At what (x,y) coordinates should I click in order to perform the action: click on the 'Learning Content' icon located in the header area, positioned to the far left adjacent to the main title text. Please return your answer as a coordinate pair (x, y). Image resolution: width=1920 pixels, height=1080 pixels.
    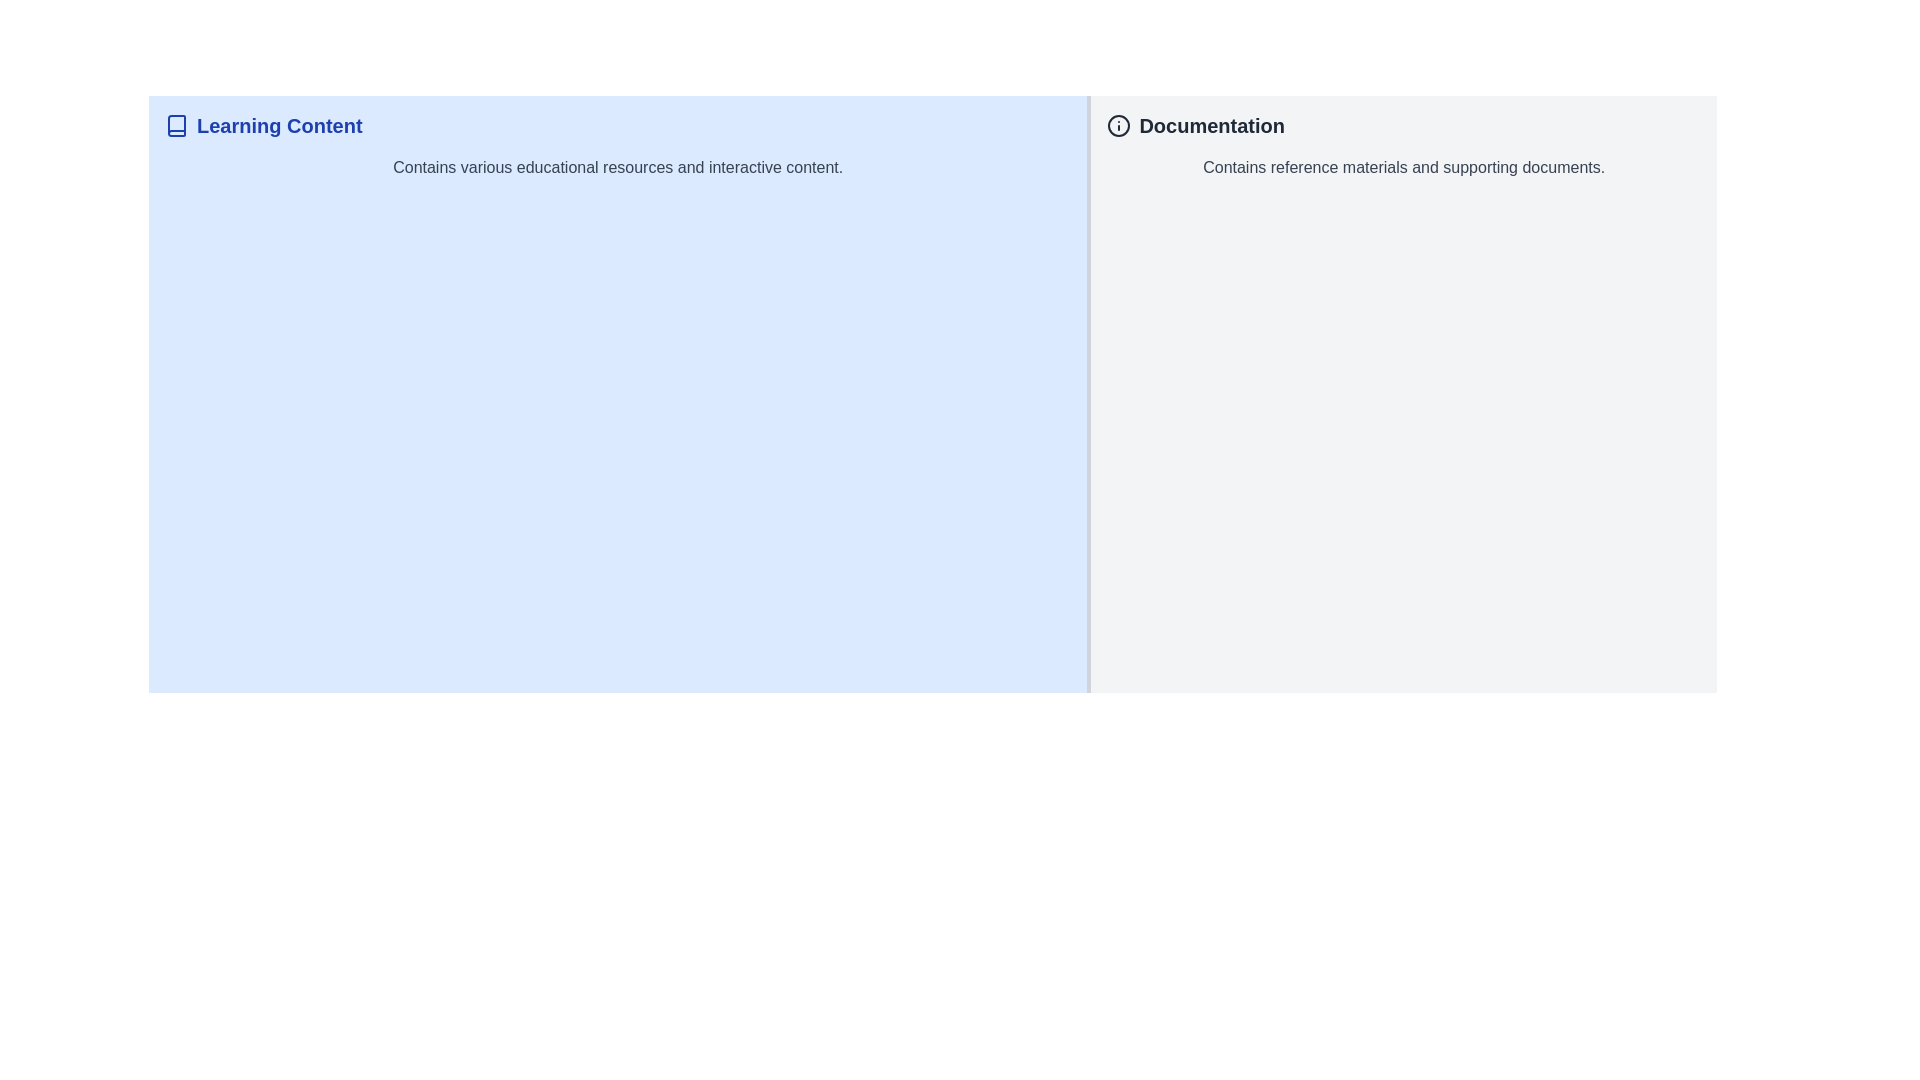
    Looking at the image, I should click on (177, 126).